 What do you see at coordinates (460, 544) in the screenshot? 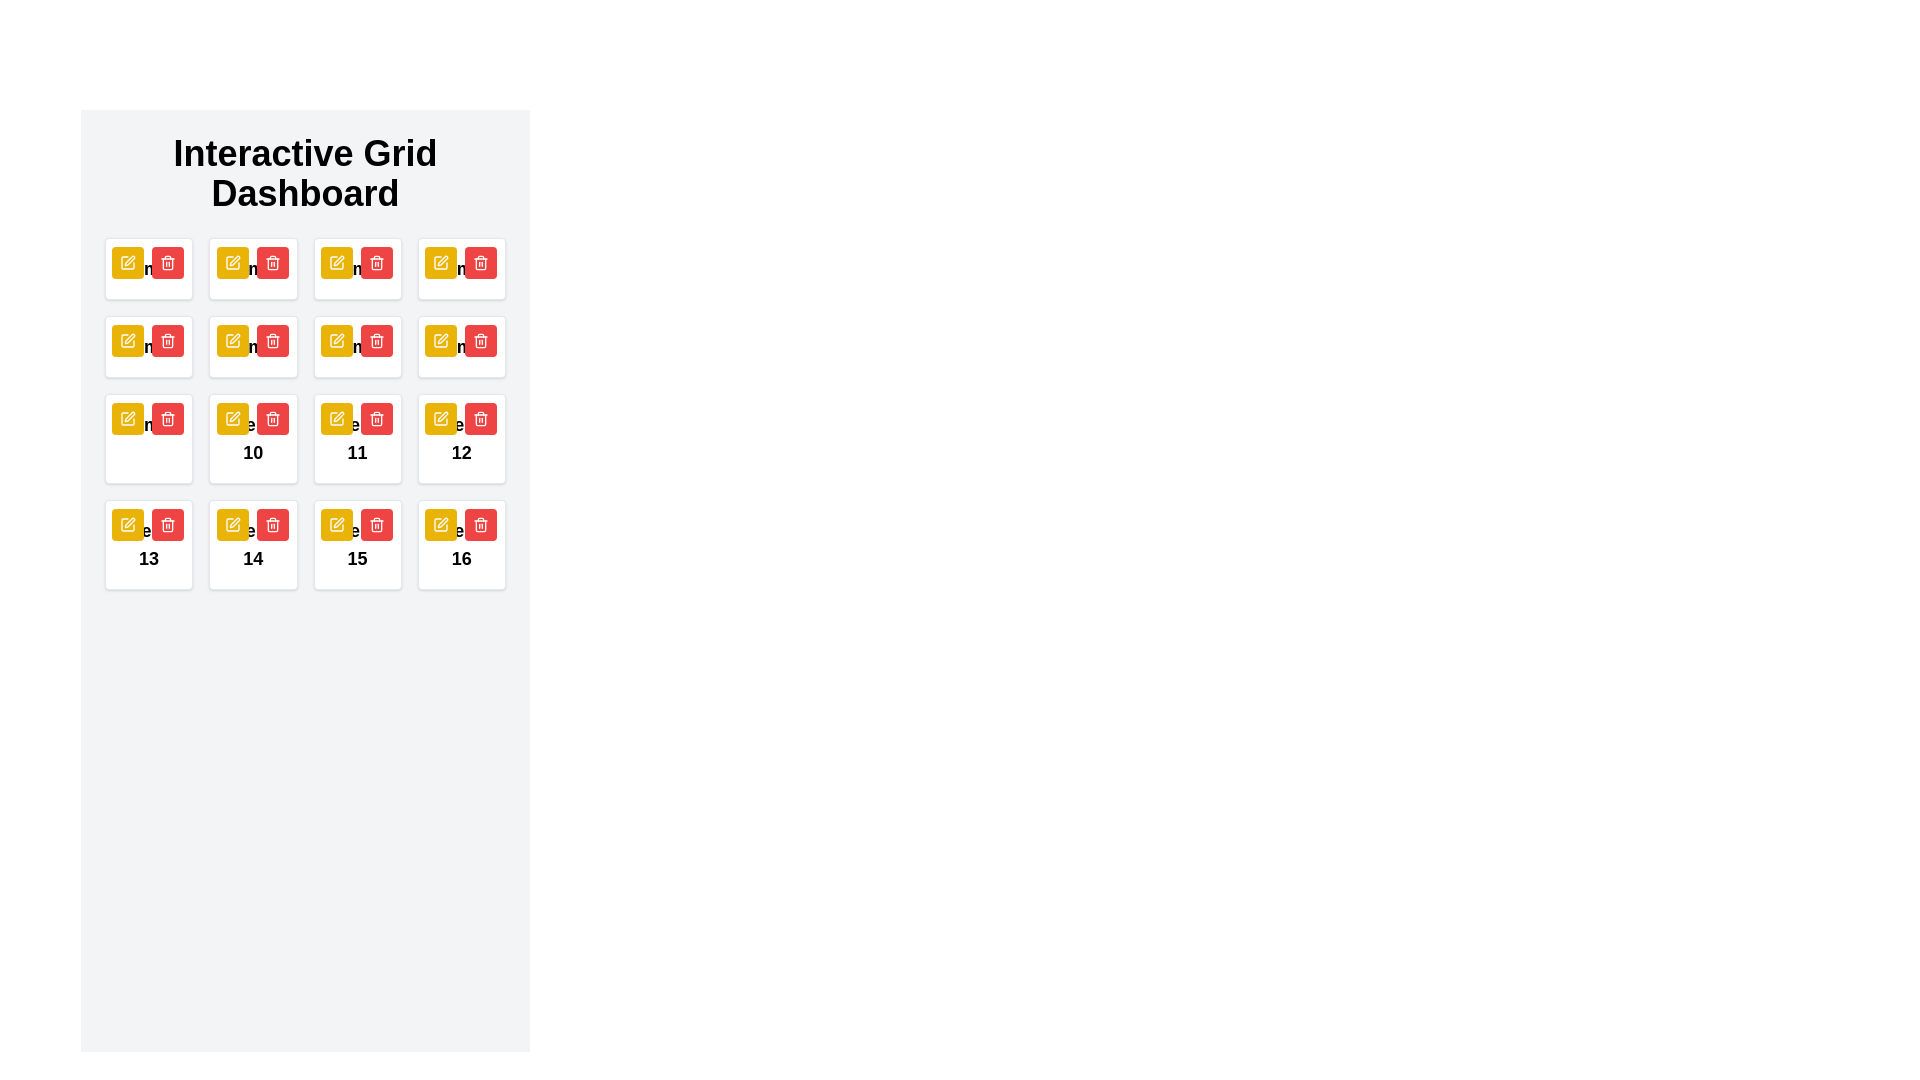
I see `the delete button located on the Card with the bold text 'Item 16', which is positioned in the bottom-right corner of the grid layout` at bounding box center [460, 544].